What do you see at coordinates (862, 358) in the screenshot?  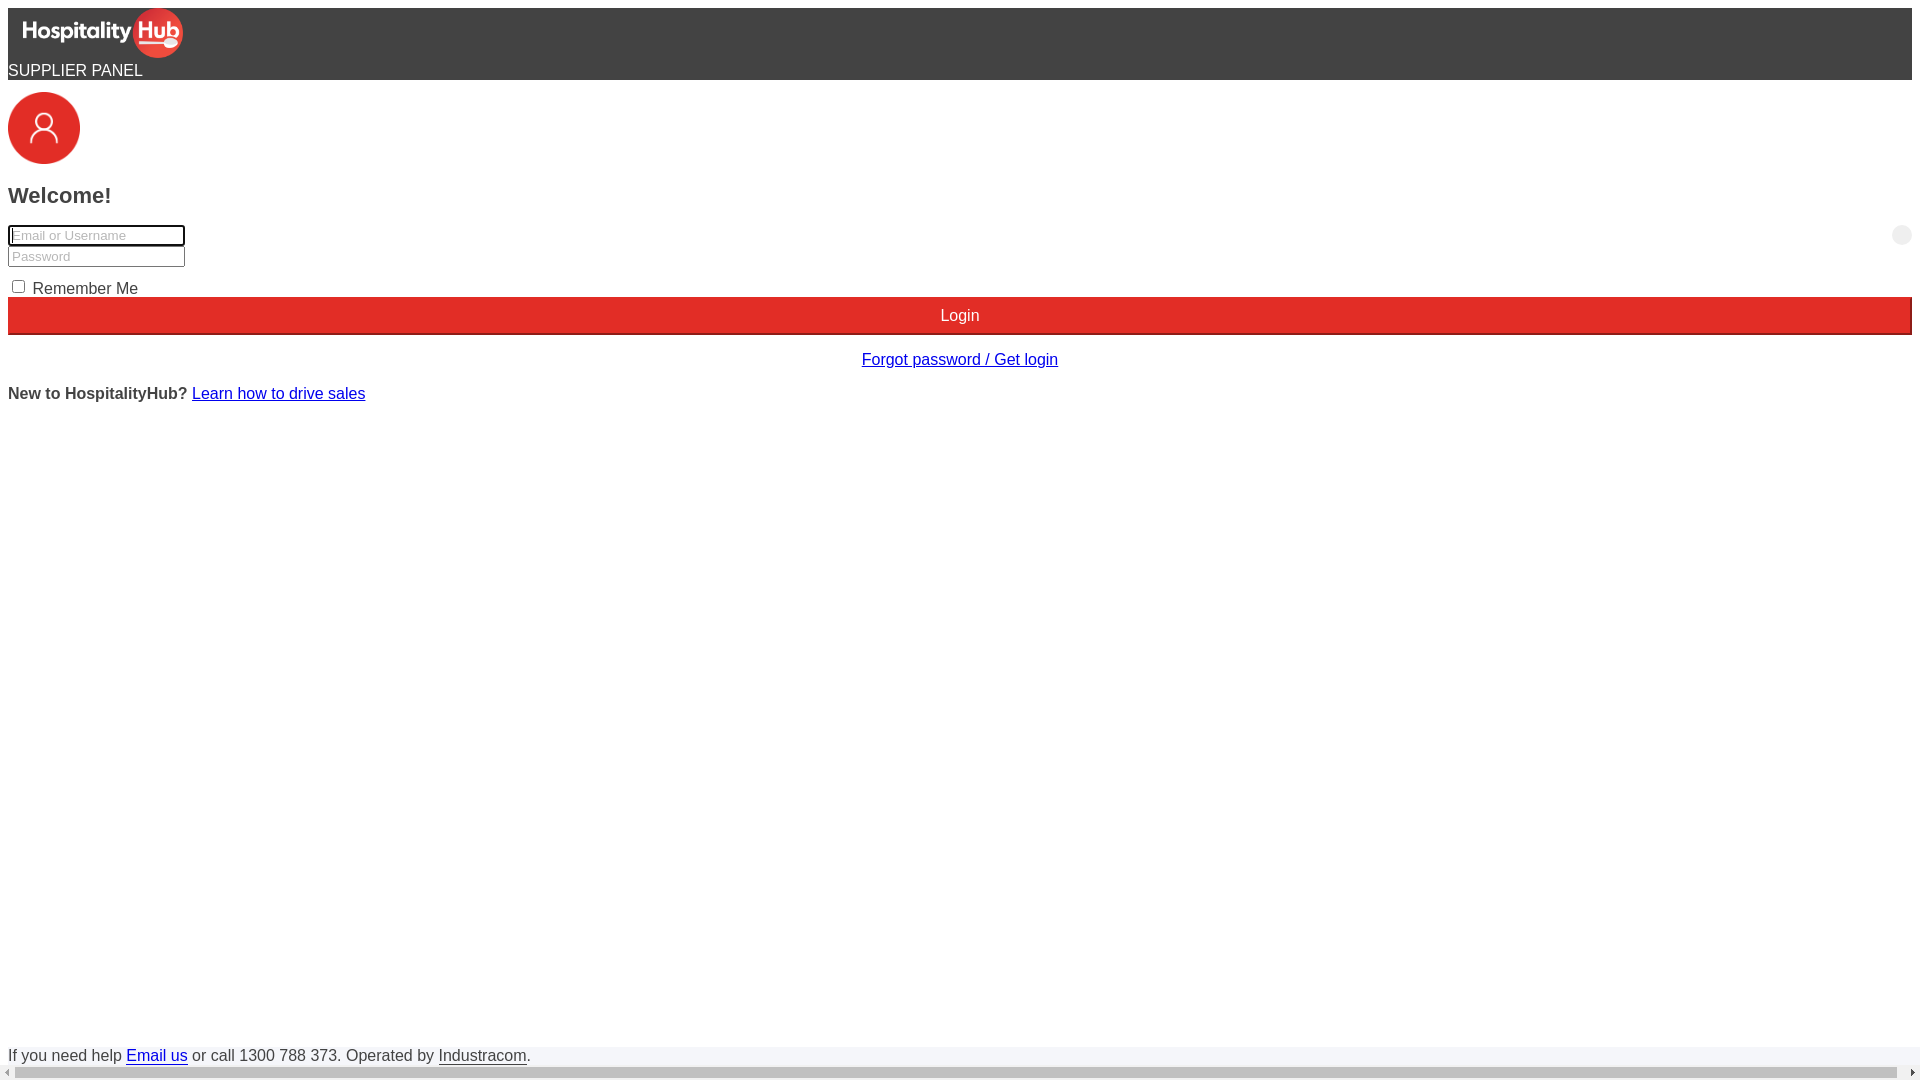 I see `'Forgot password / Get login'` at bounding box center [862, 358].